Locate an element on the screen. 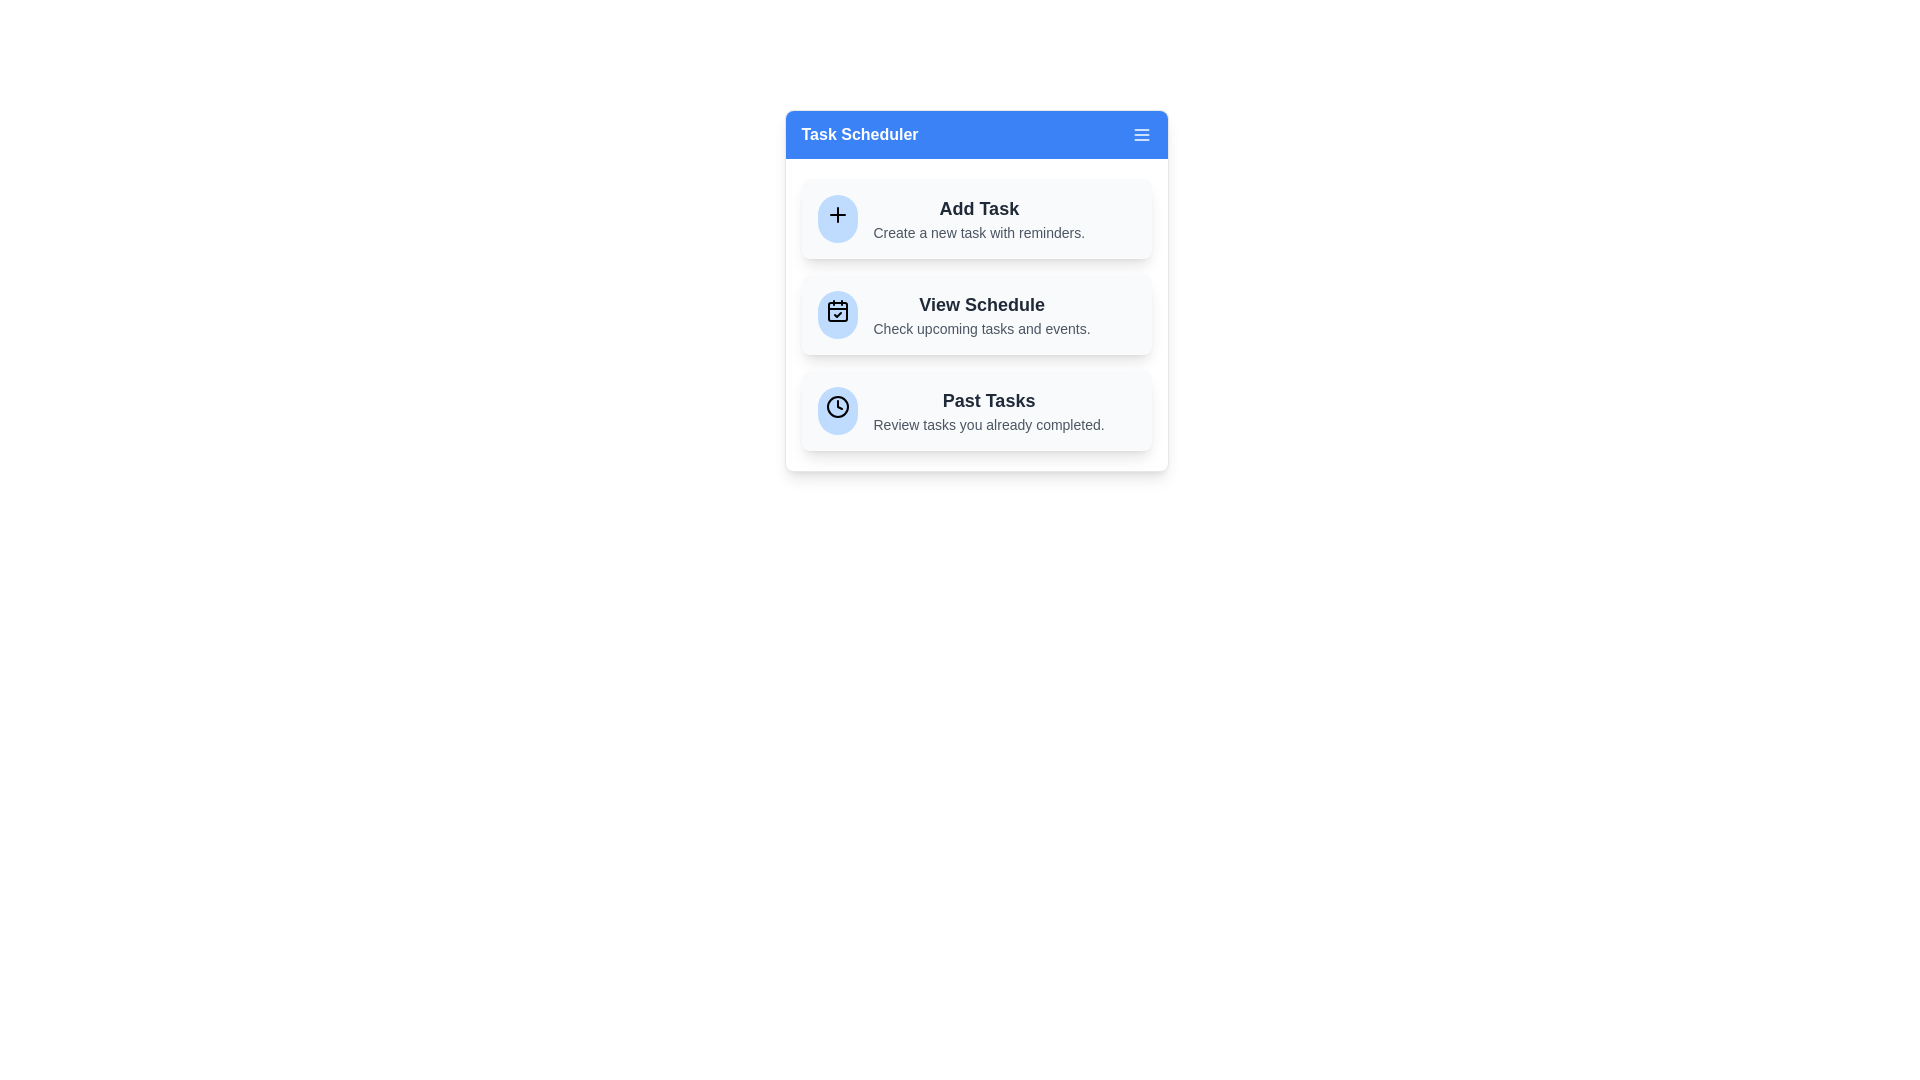  the Add Task to highlight it is located at coordinates (976, 219).